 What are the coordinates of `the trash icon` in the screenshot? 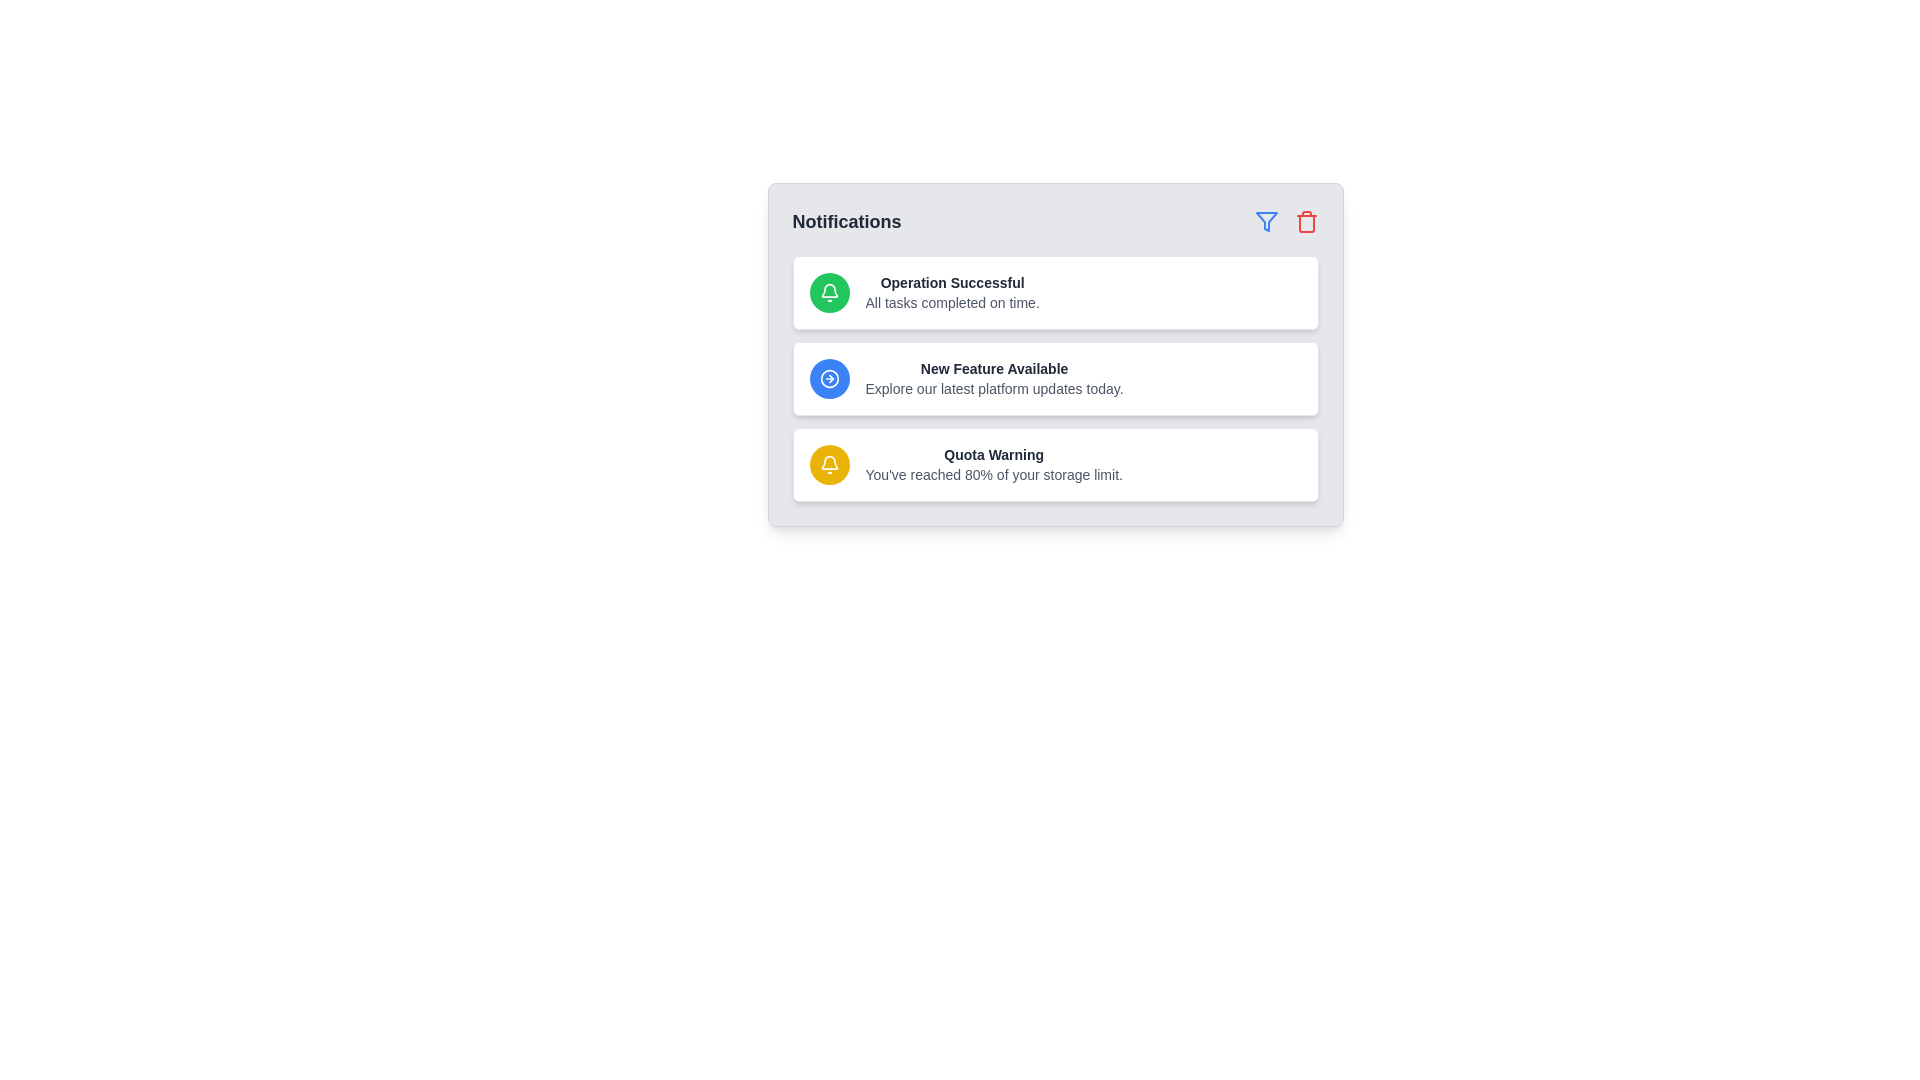 It's located at (1306, 223).